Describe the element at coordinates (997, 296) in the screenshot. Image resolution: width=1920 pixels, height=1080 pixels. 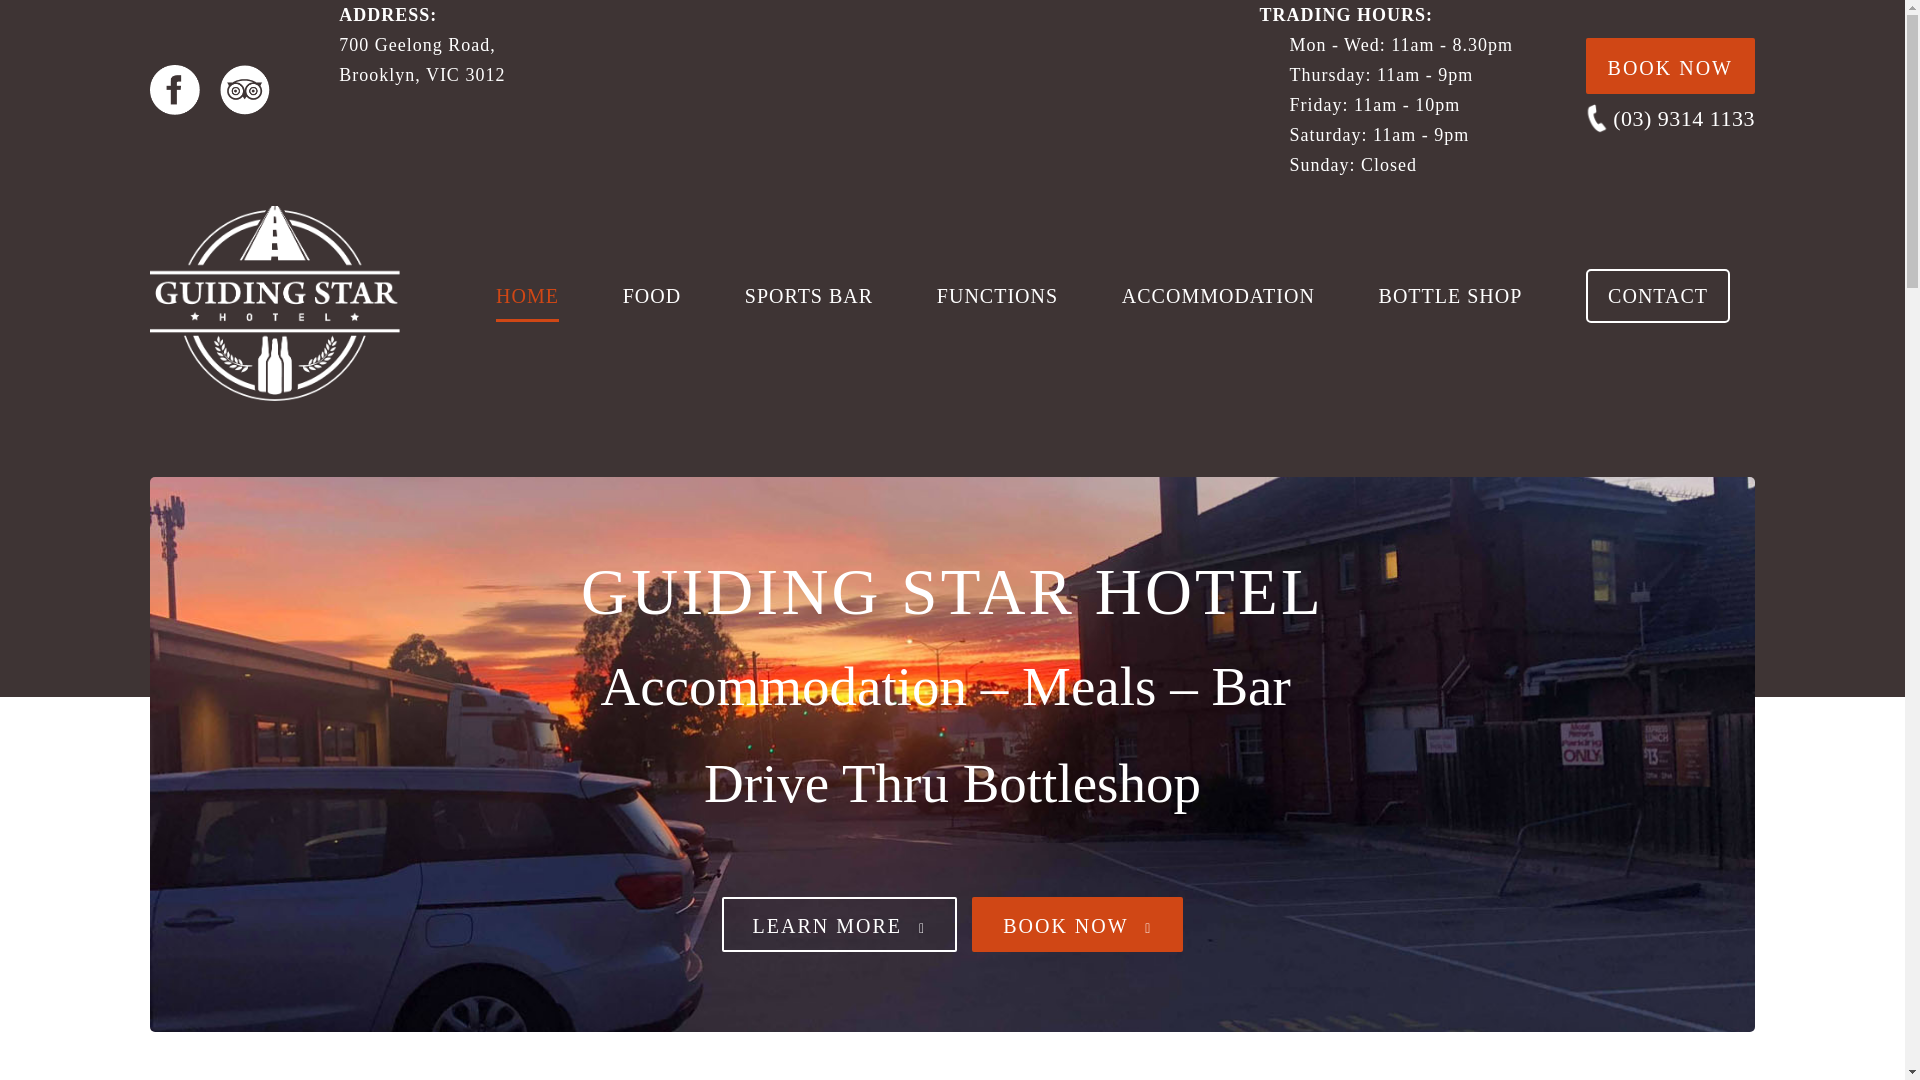
I see `'FUNCTIONS'` at that location.